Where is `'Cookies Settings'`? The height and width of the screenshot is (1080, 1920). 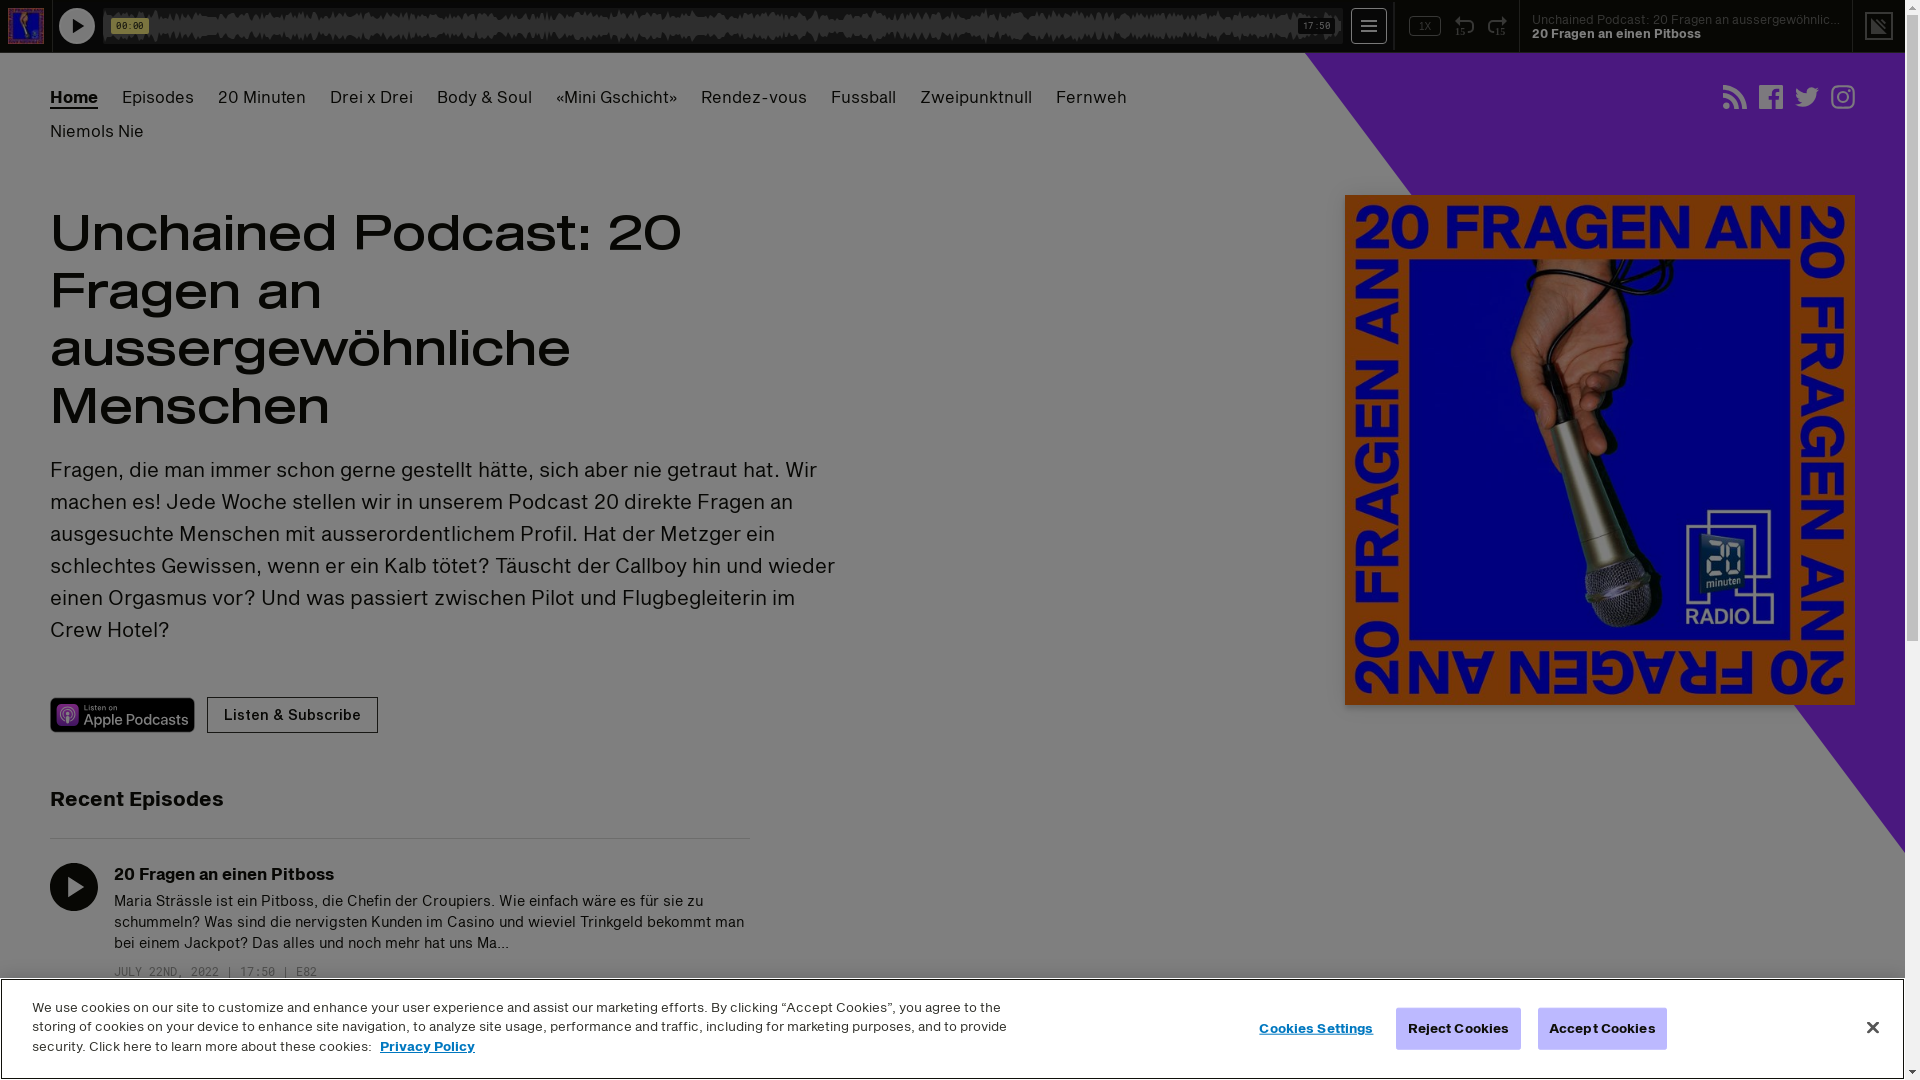 'Cookies Settings' is located at coordinates (1316, 1029).